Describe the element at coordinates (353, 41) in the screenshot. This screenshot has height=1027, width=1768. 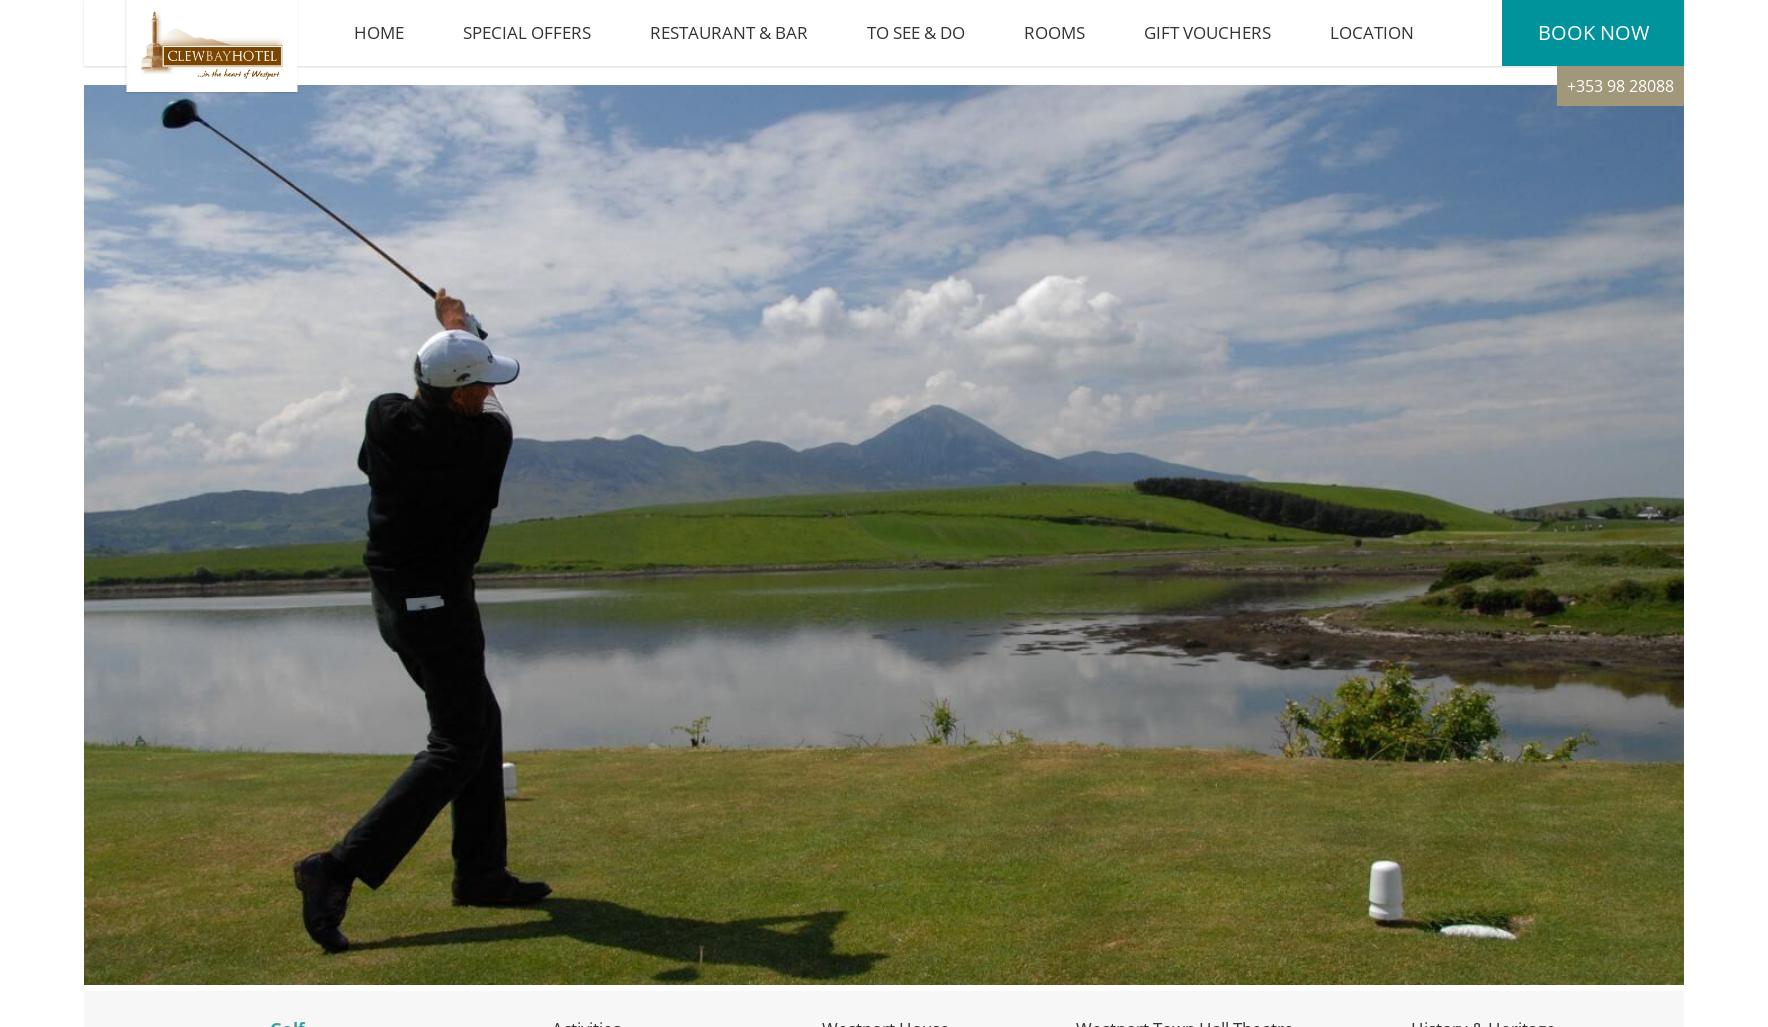
I see `'Home'` at that location.